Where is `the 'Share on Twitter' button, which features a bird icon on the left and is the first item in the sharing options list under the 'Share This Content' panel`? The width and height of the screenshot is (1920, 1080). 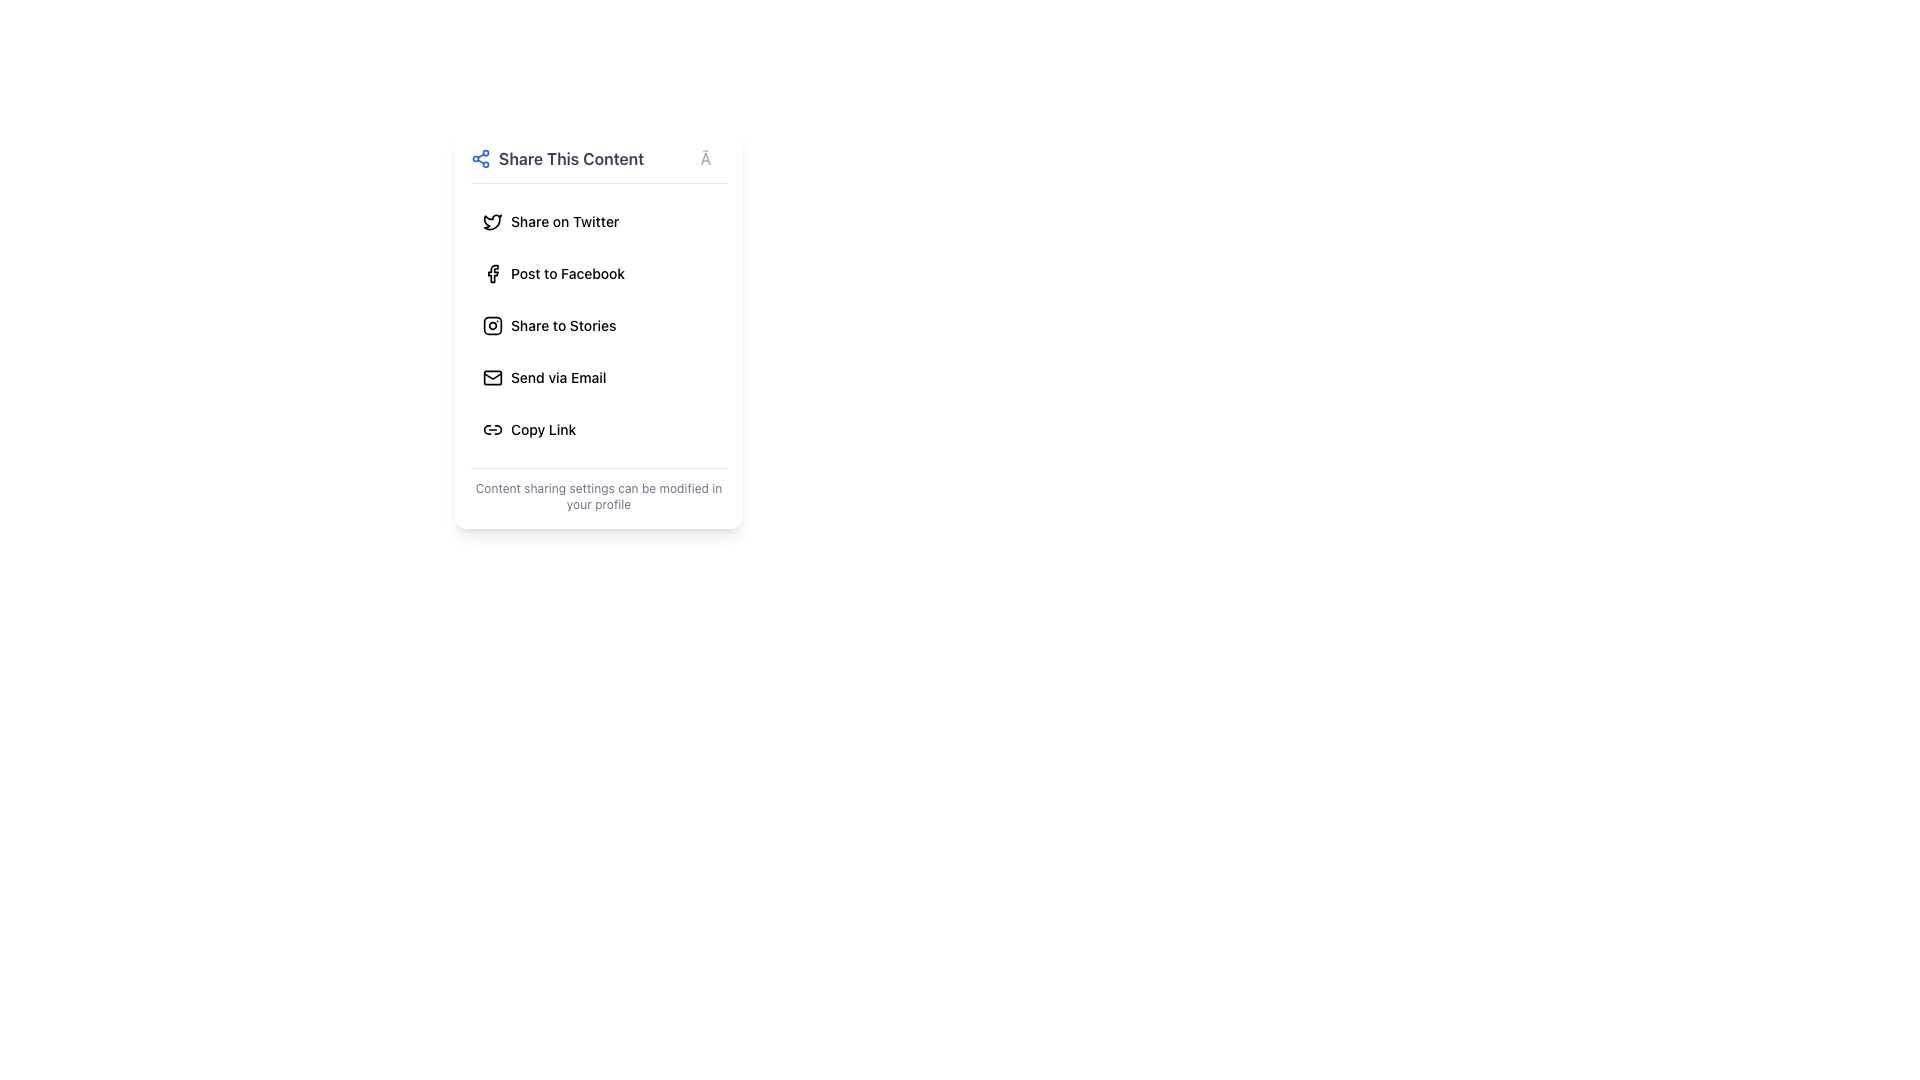 the 'Share on Twitter' button, which features a bird icon on the left and is the first item in the sharing options list under the 'Share This Content' panel is located at coordinates (598, 222).